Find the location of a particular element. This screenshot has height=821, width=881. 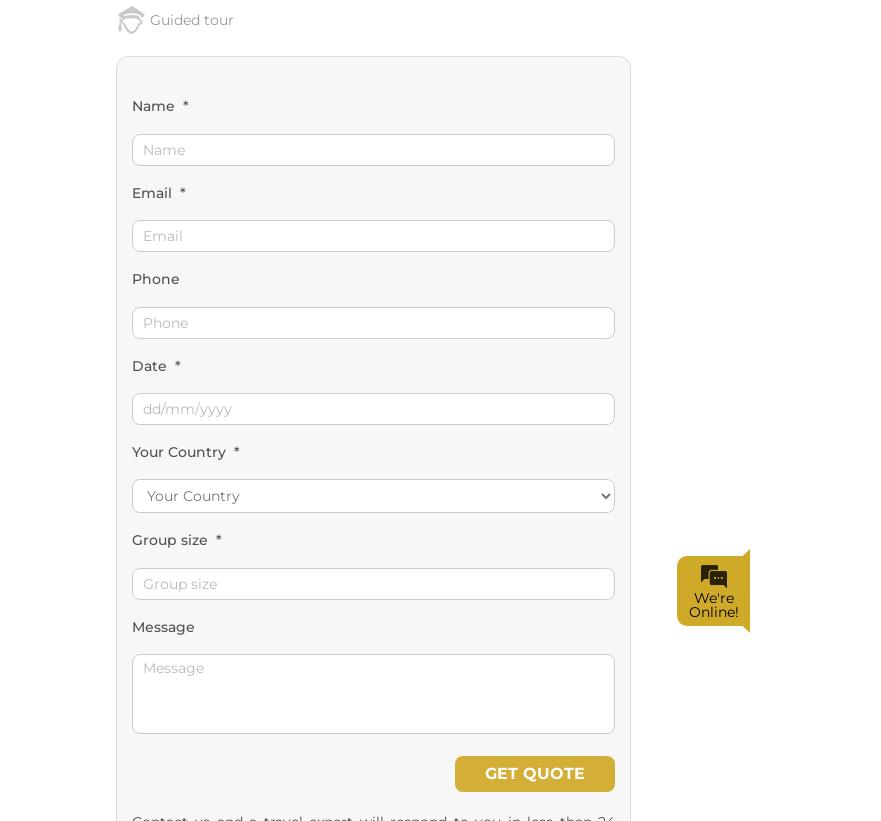

'Message' is located at coordinates (161, 213).